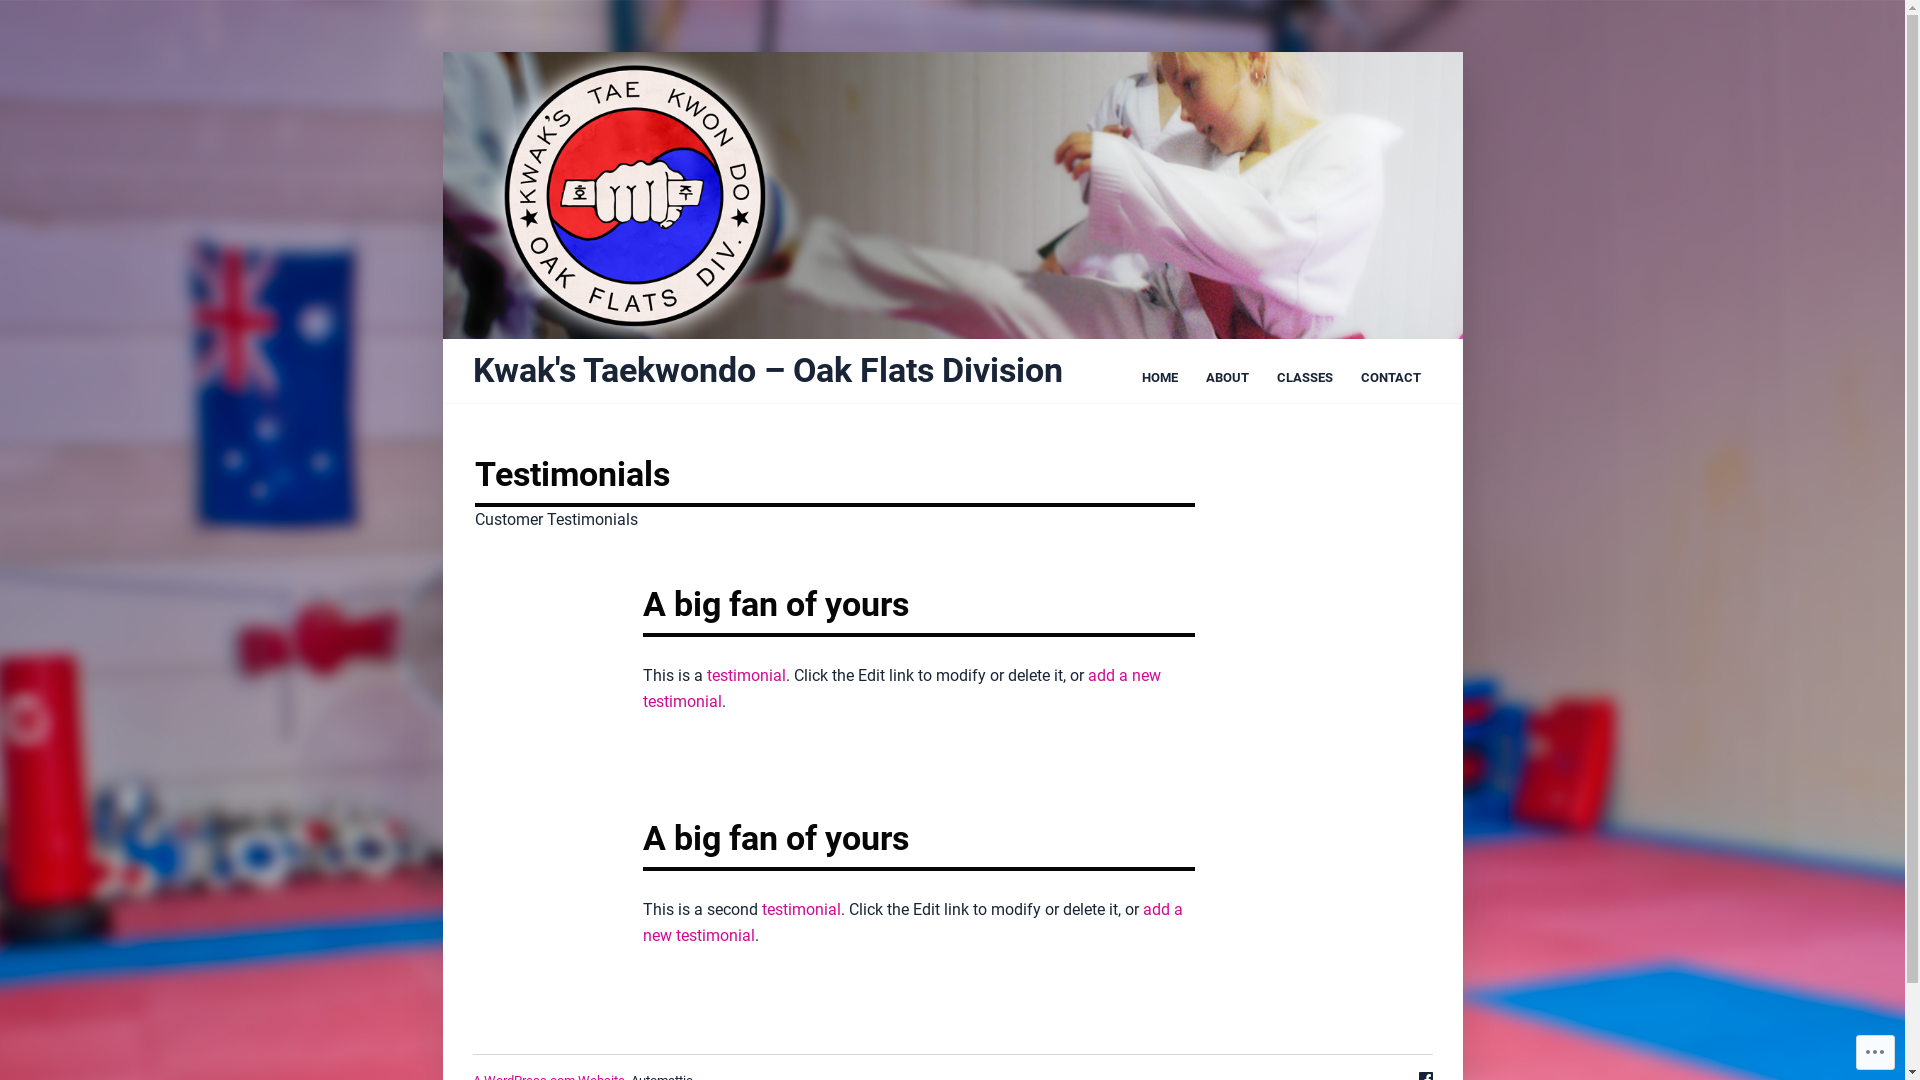  What do you see at coordinates (643, 603) in the screenshot?
I see `'A big fan of yours'` at bounding box center [643, 603].